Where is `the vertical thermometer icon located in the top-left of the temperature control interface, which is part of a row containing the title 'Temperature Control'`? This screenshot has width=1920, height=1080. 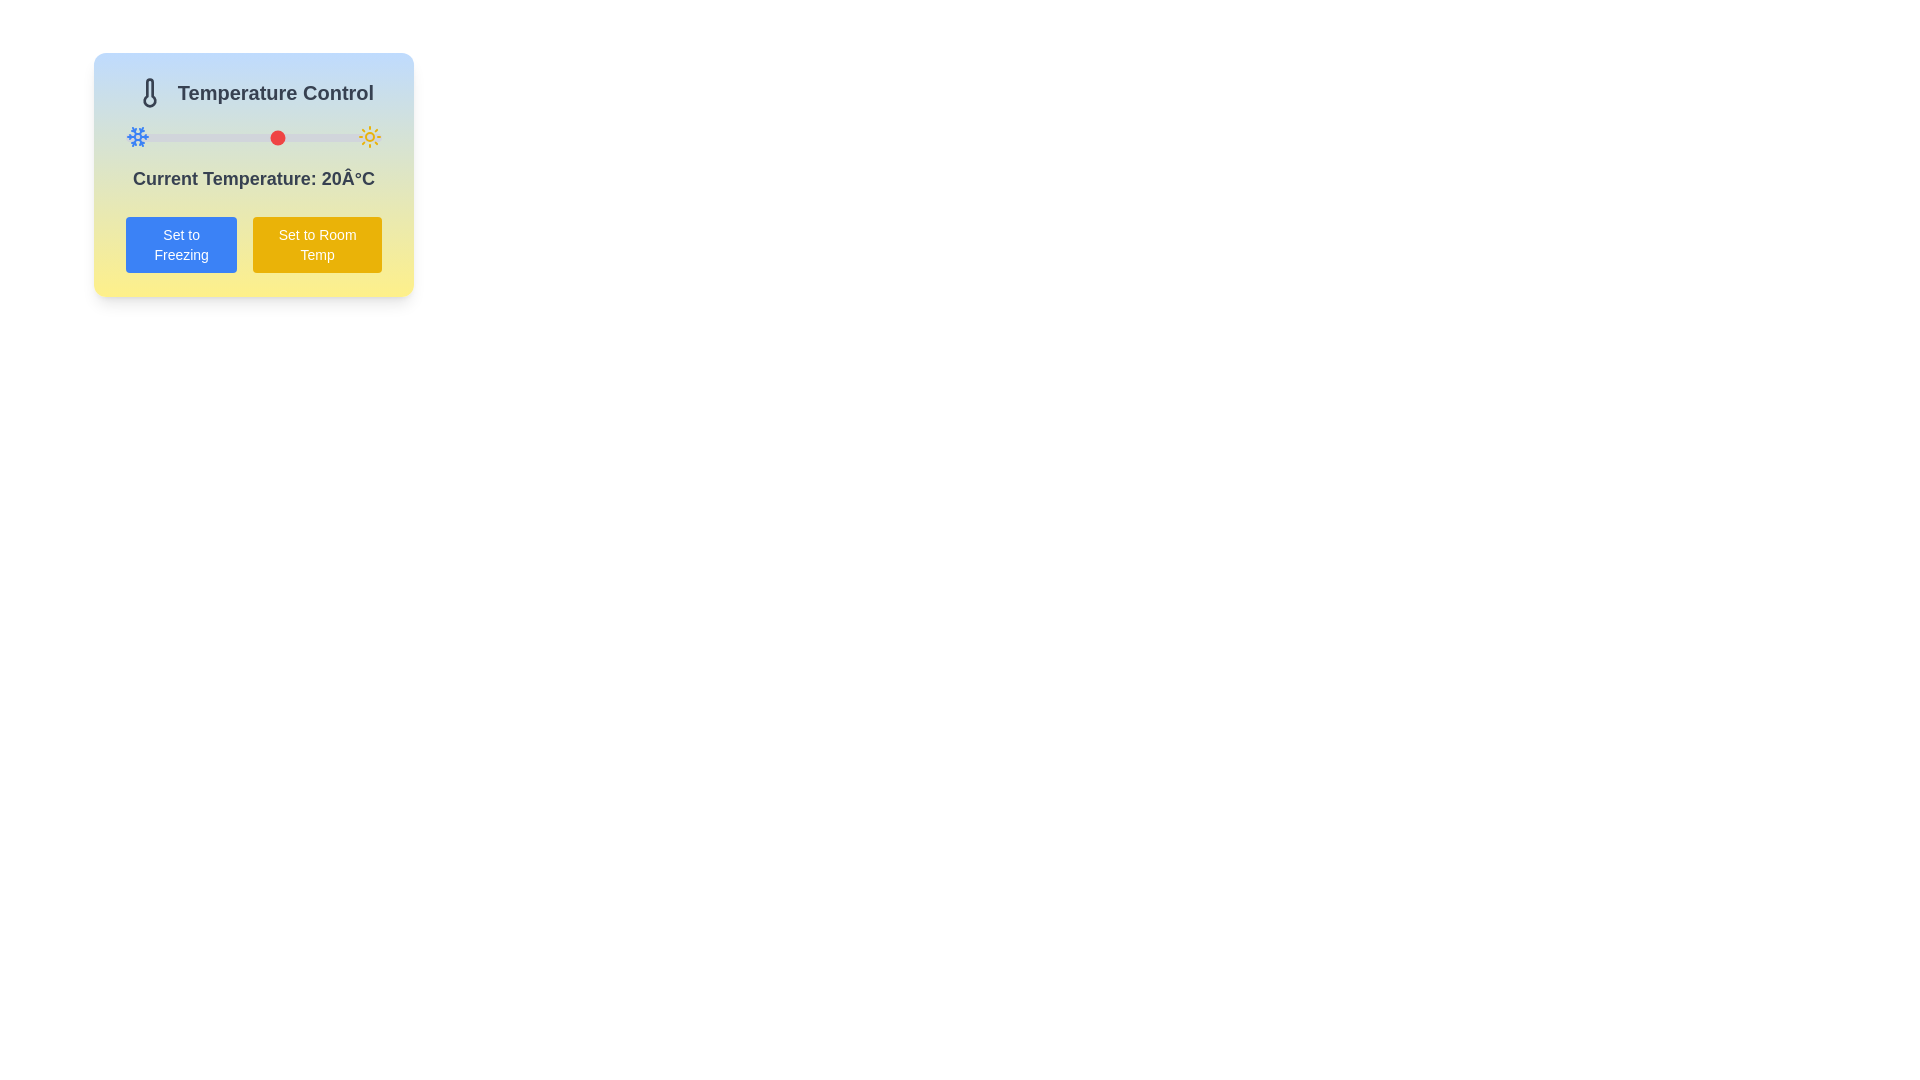 the vertical thermometer icon located in the top-left of the temperature control interface, which is part of a row containing the title 'Temperature Control' is located at coordinates (148, 92).